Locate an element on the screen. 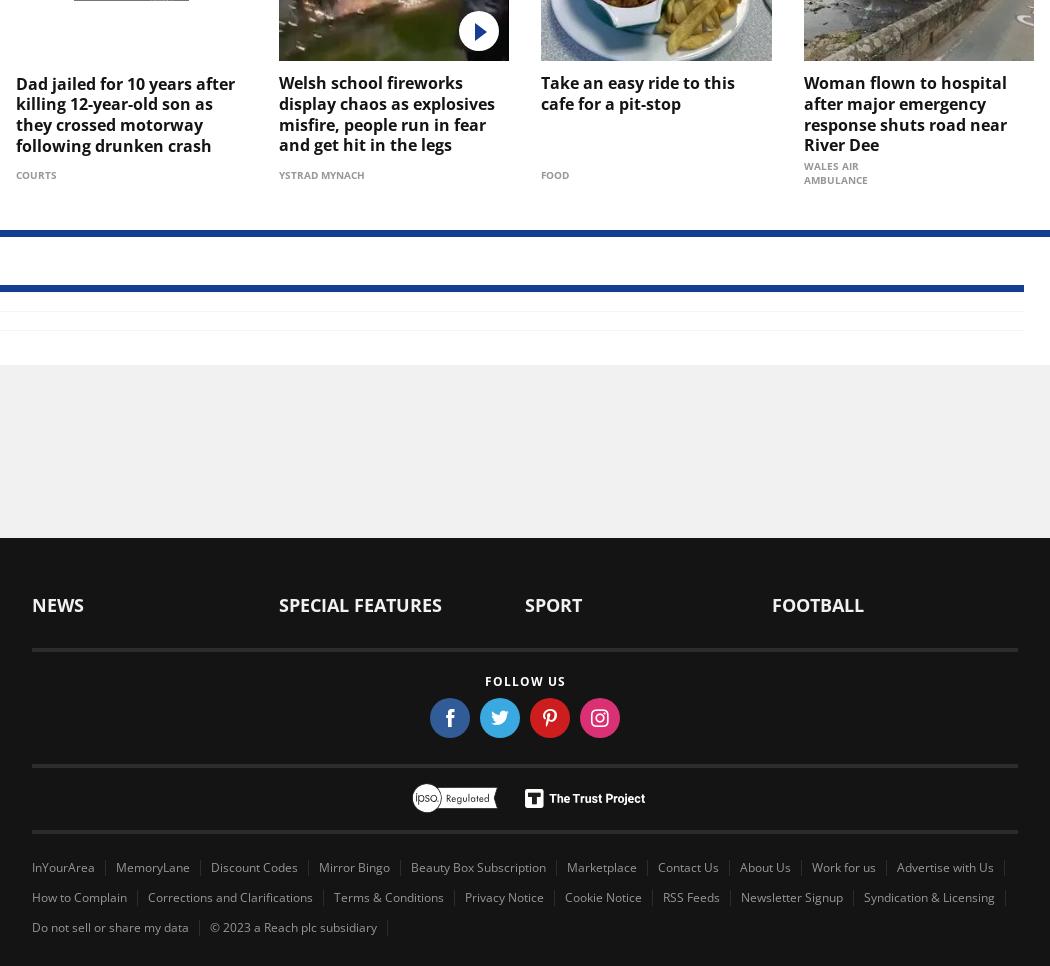 The height and width of the screenshot is (966, 1050). 'InYourArea' is located at coordinates (62, 867).